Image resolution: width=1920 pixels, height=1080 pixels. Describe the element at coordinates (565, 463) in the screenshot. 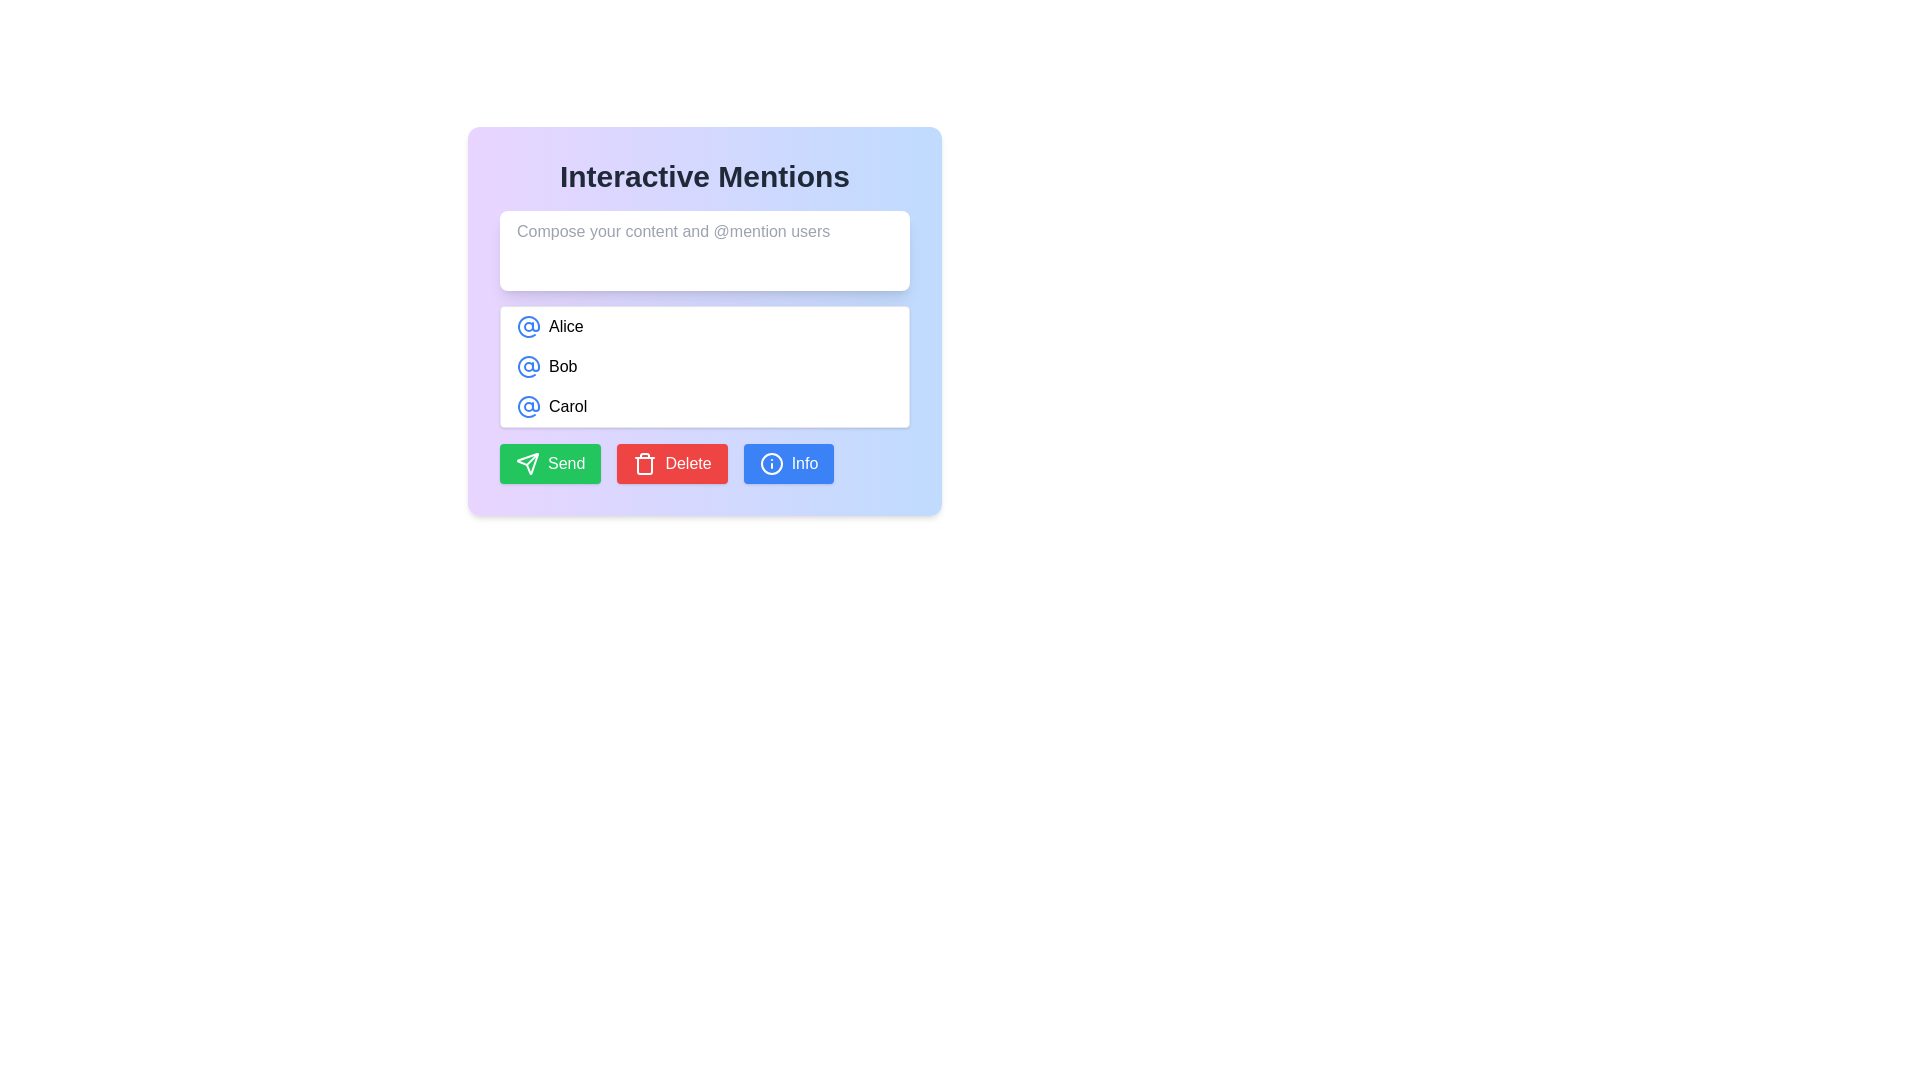

I see `the 'Send' button which contains the label text, located at the bottom-left corner of the interface next to a send symbol icon` at that location.